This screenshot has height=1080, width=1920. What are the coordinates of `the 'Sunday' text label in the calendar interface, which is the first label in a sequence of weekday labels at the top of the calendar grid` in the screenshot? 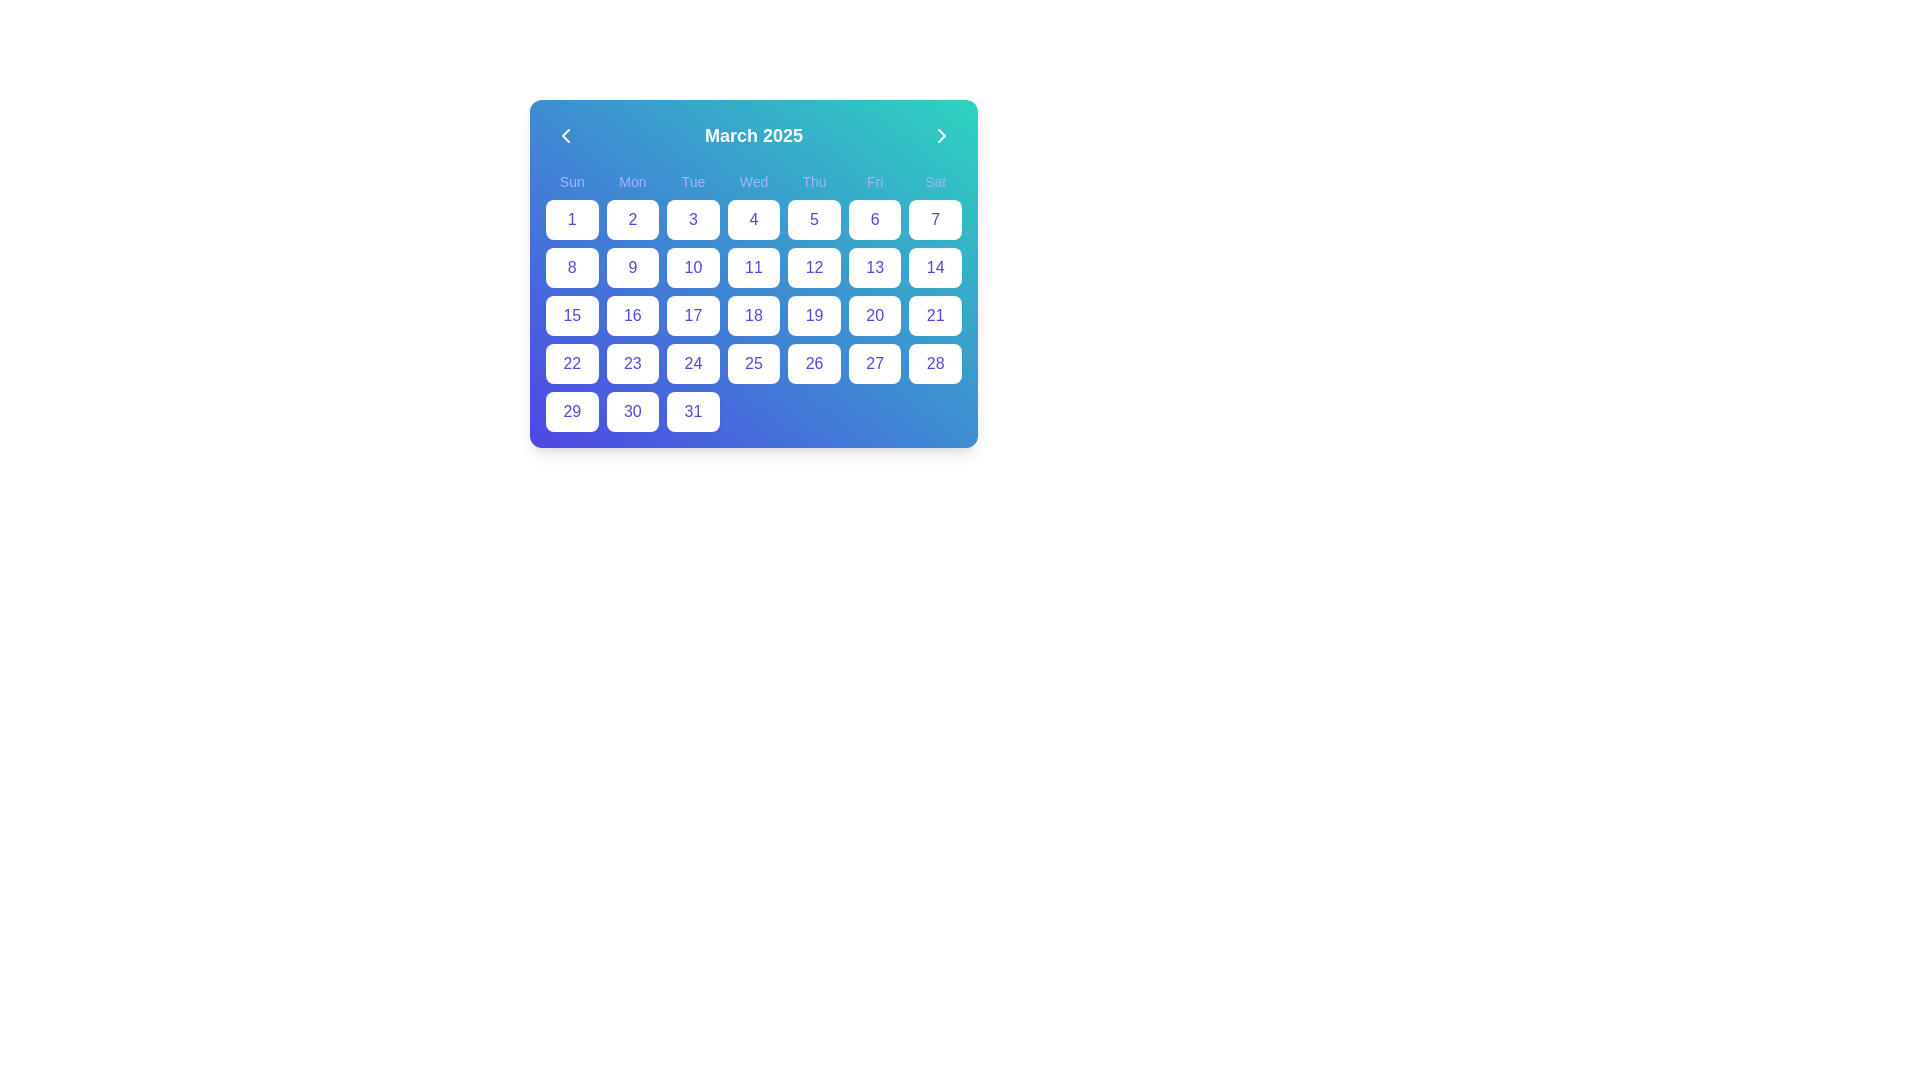 It's located at (571, 181).